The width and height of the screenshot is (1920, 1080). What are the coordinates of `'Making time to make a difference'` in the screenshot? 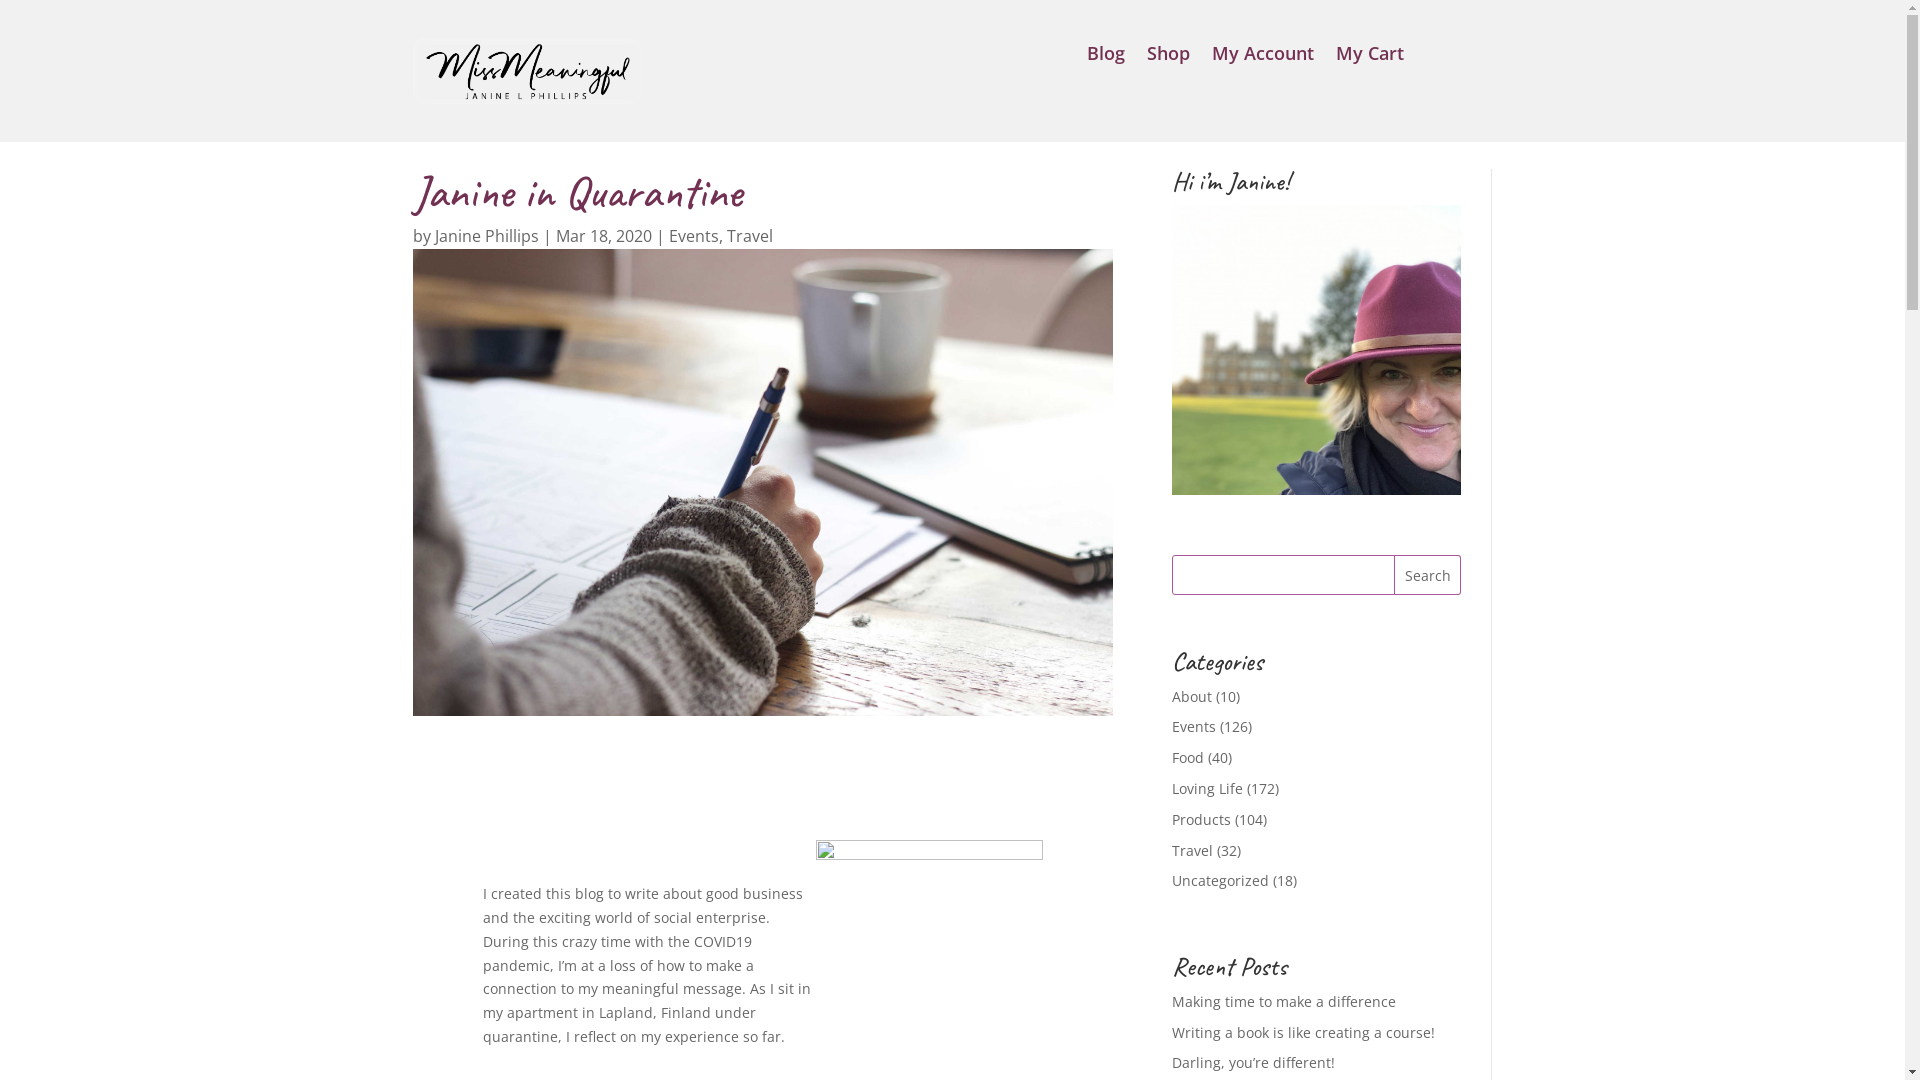 It's located at (1171, 1001).